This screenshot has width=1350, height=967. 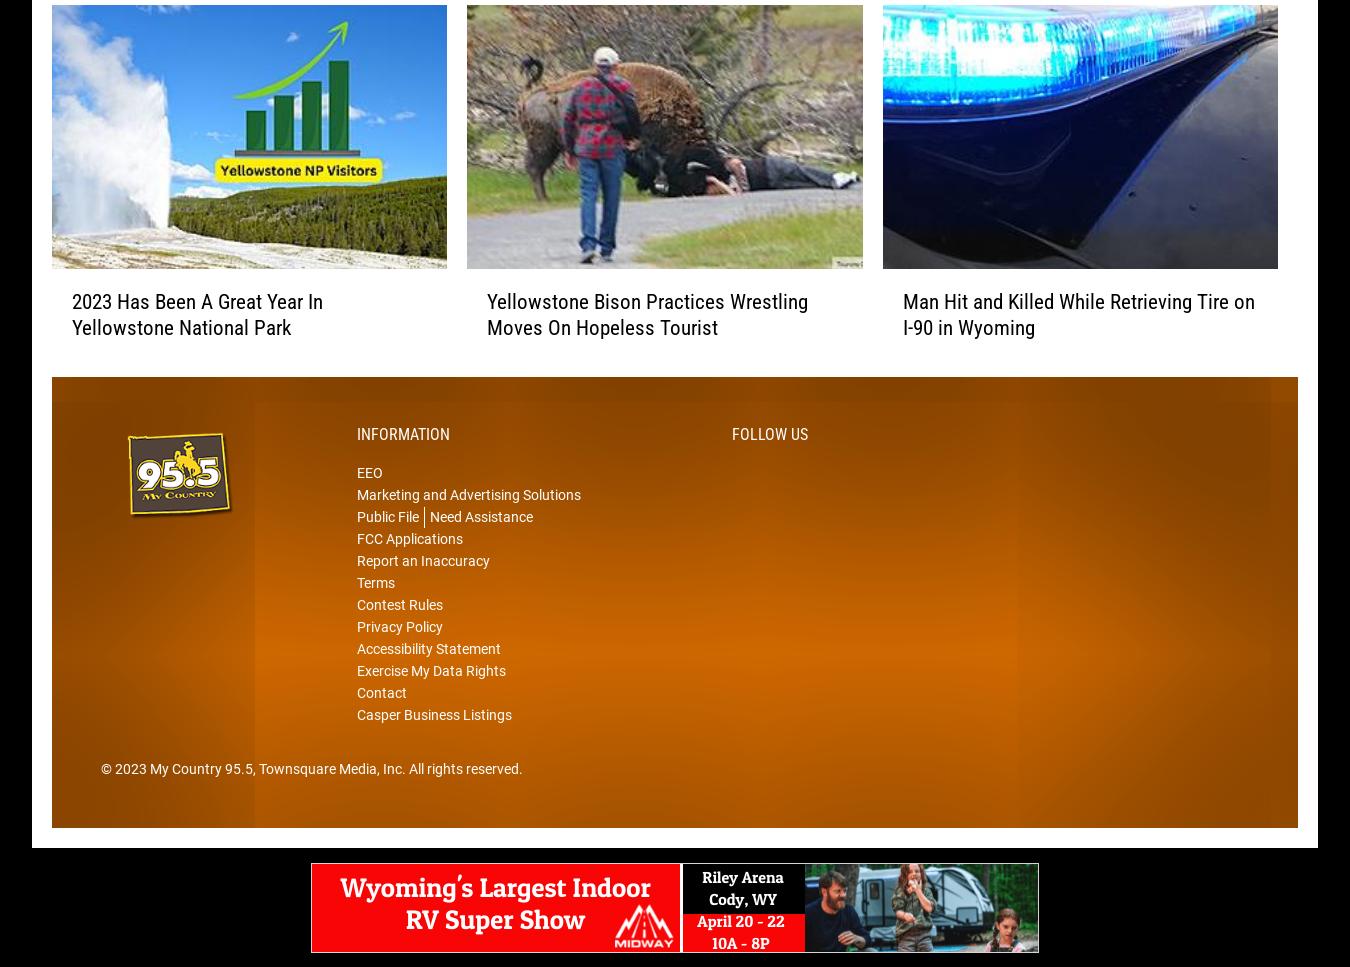 I want to click on '. All rights reserved.', so click(x=461, y=798).